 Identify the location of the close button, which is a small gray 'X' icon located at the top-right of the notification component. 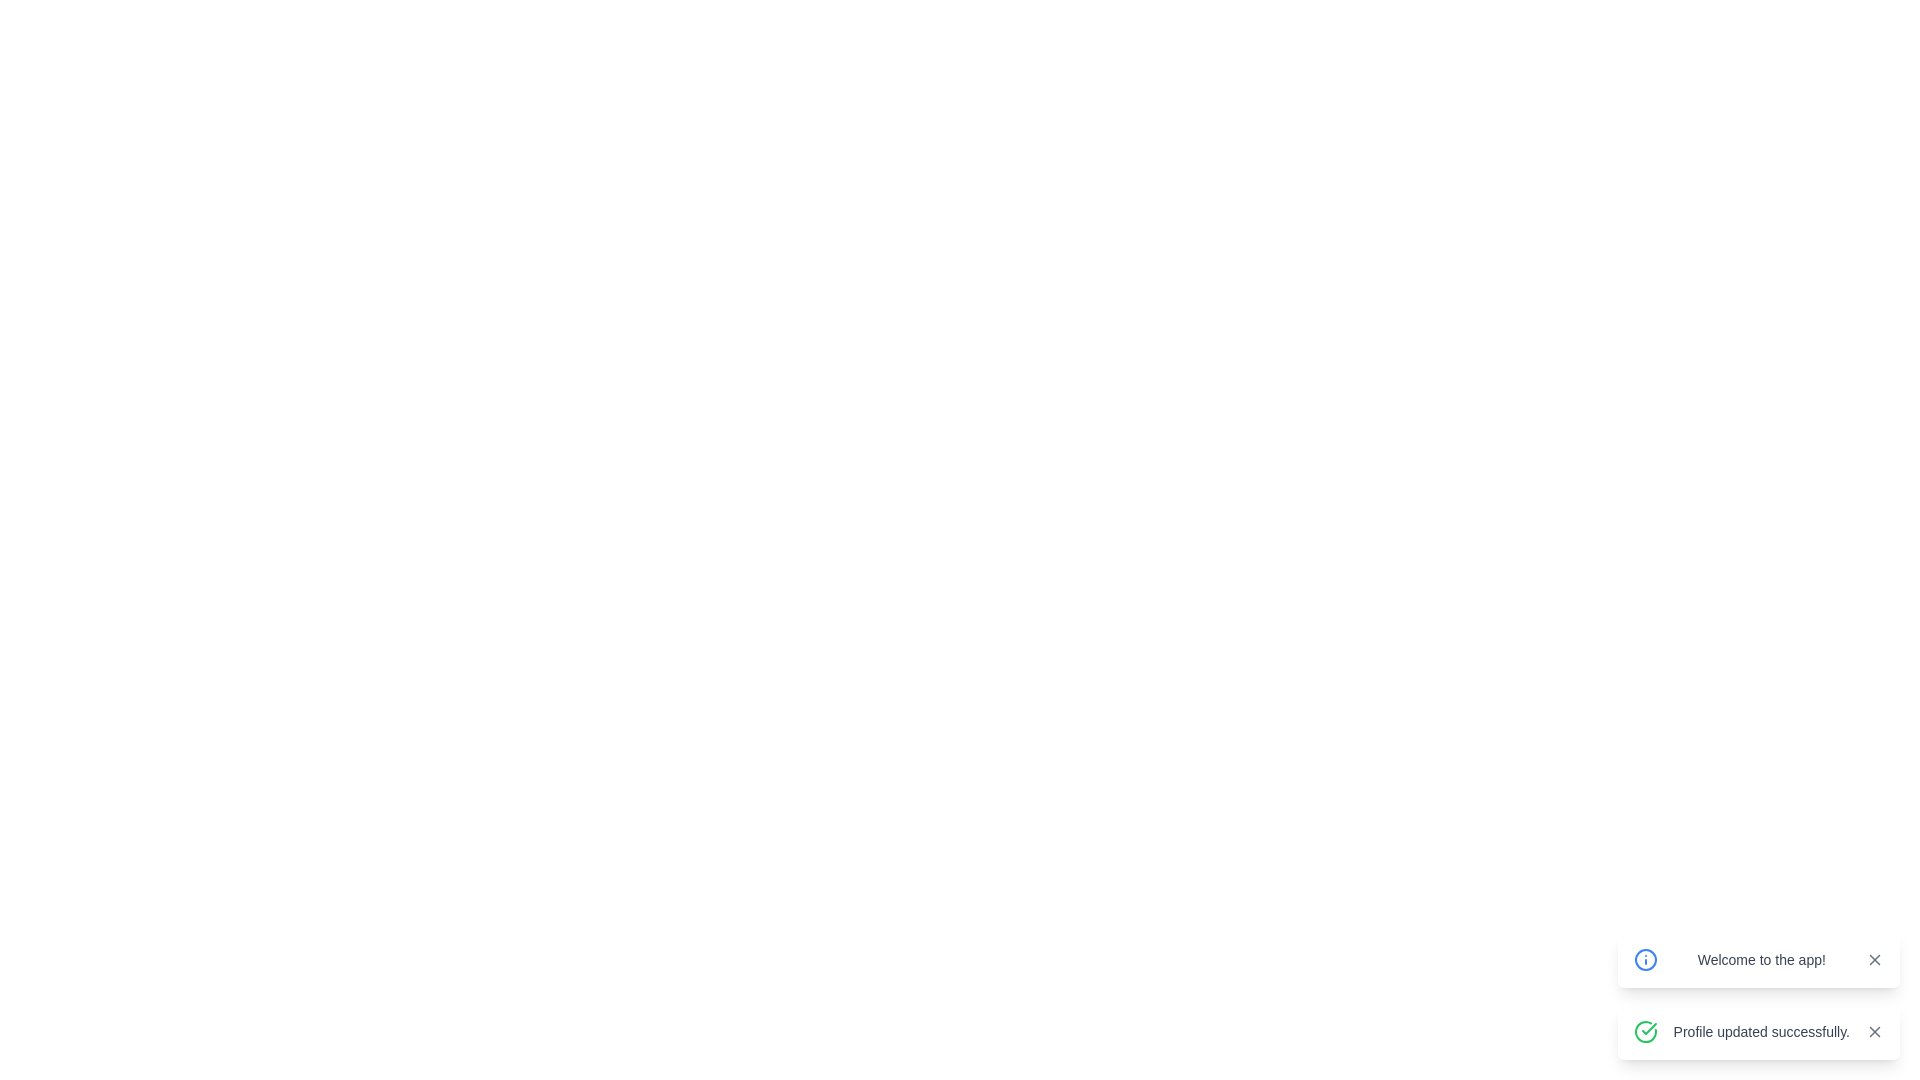
(1874, 959).